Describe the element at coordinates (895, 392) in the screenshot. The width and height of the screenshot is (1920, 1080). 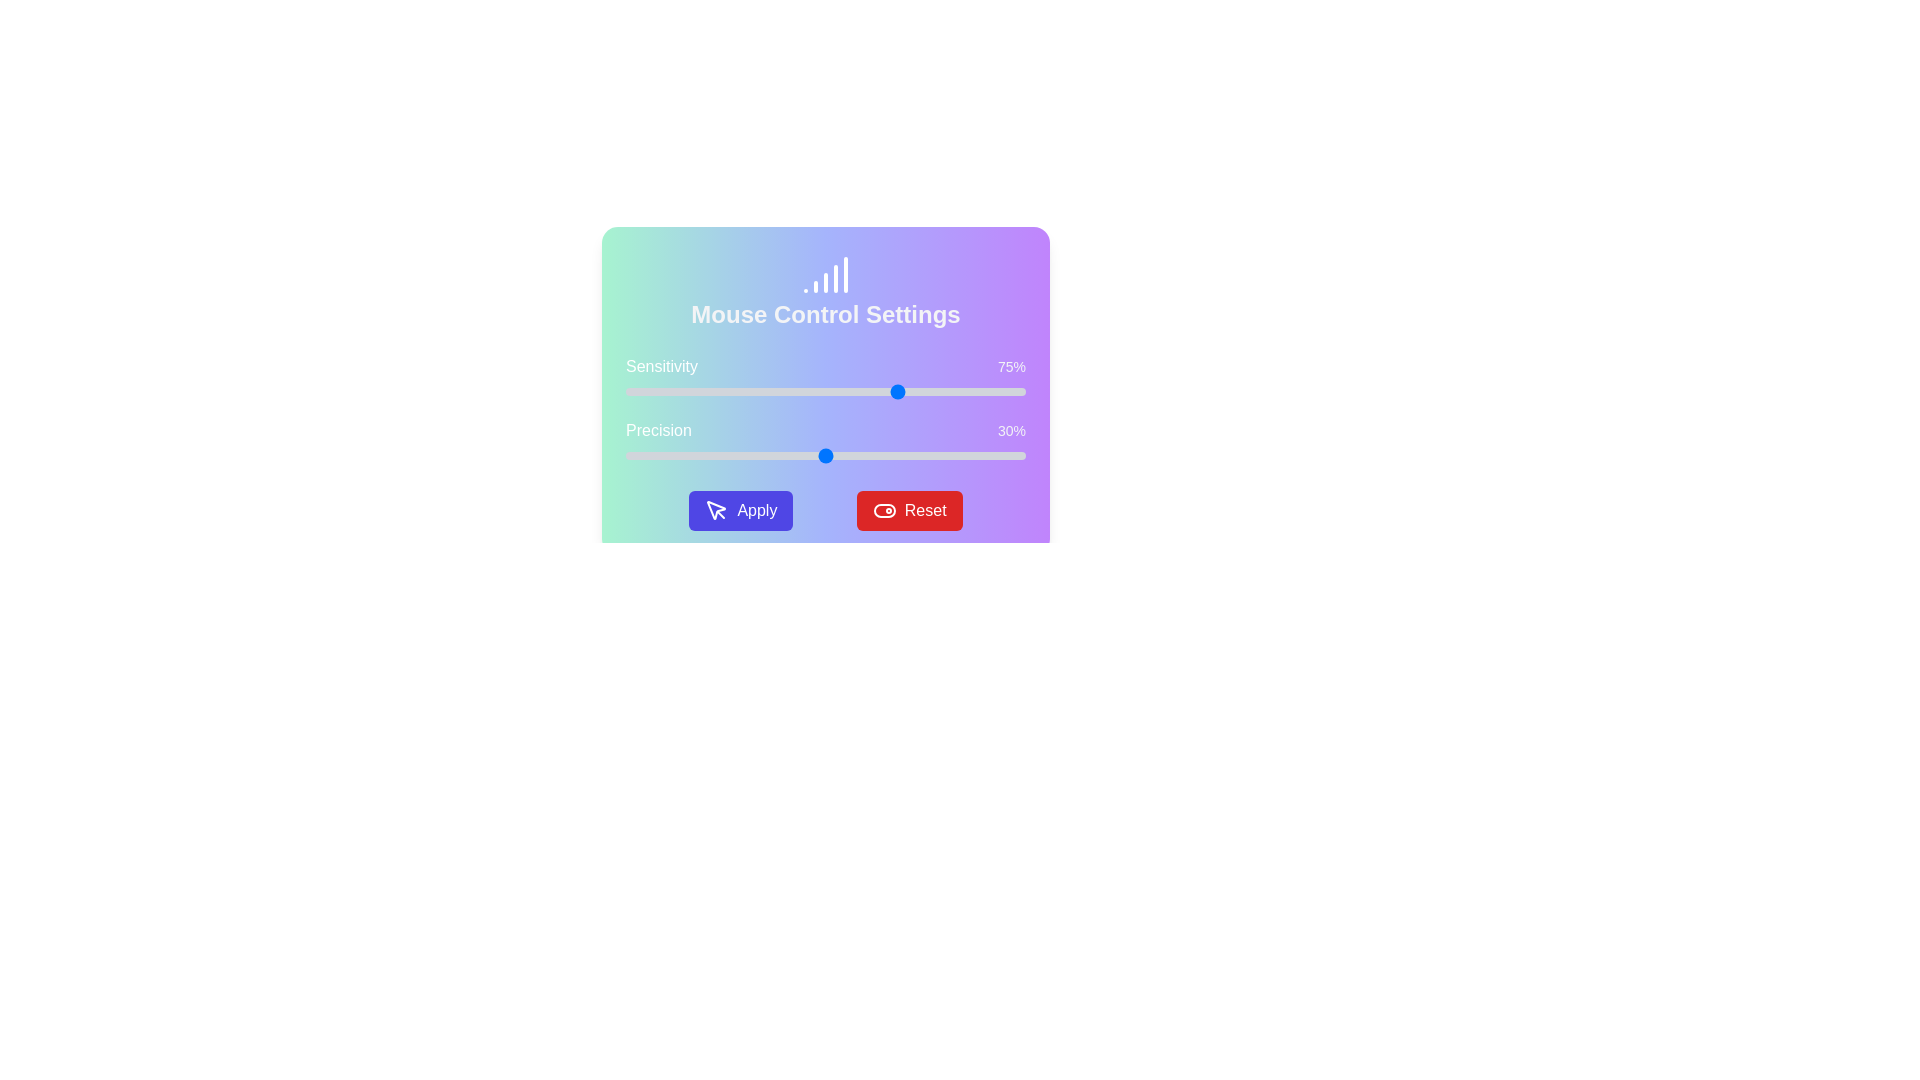
I see `the sensitivity` at that location.